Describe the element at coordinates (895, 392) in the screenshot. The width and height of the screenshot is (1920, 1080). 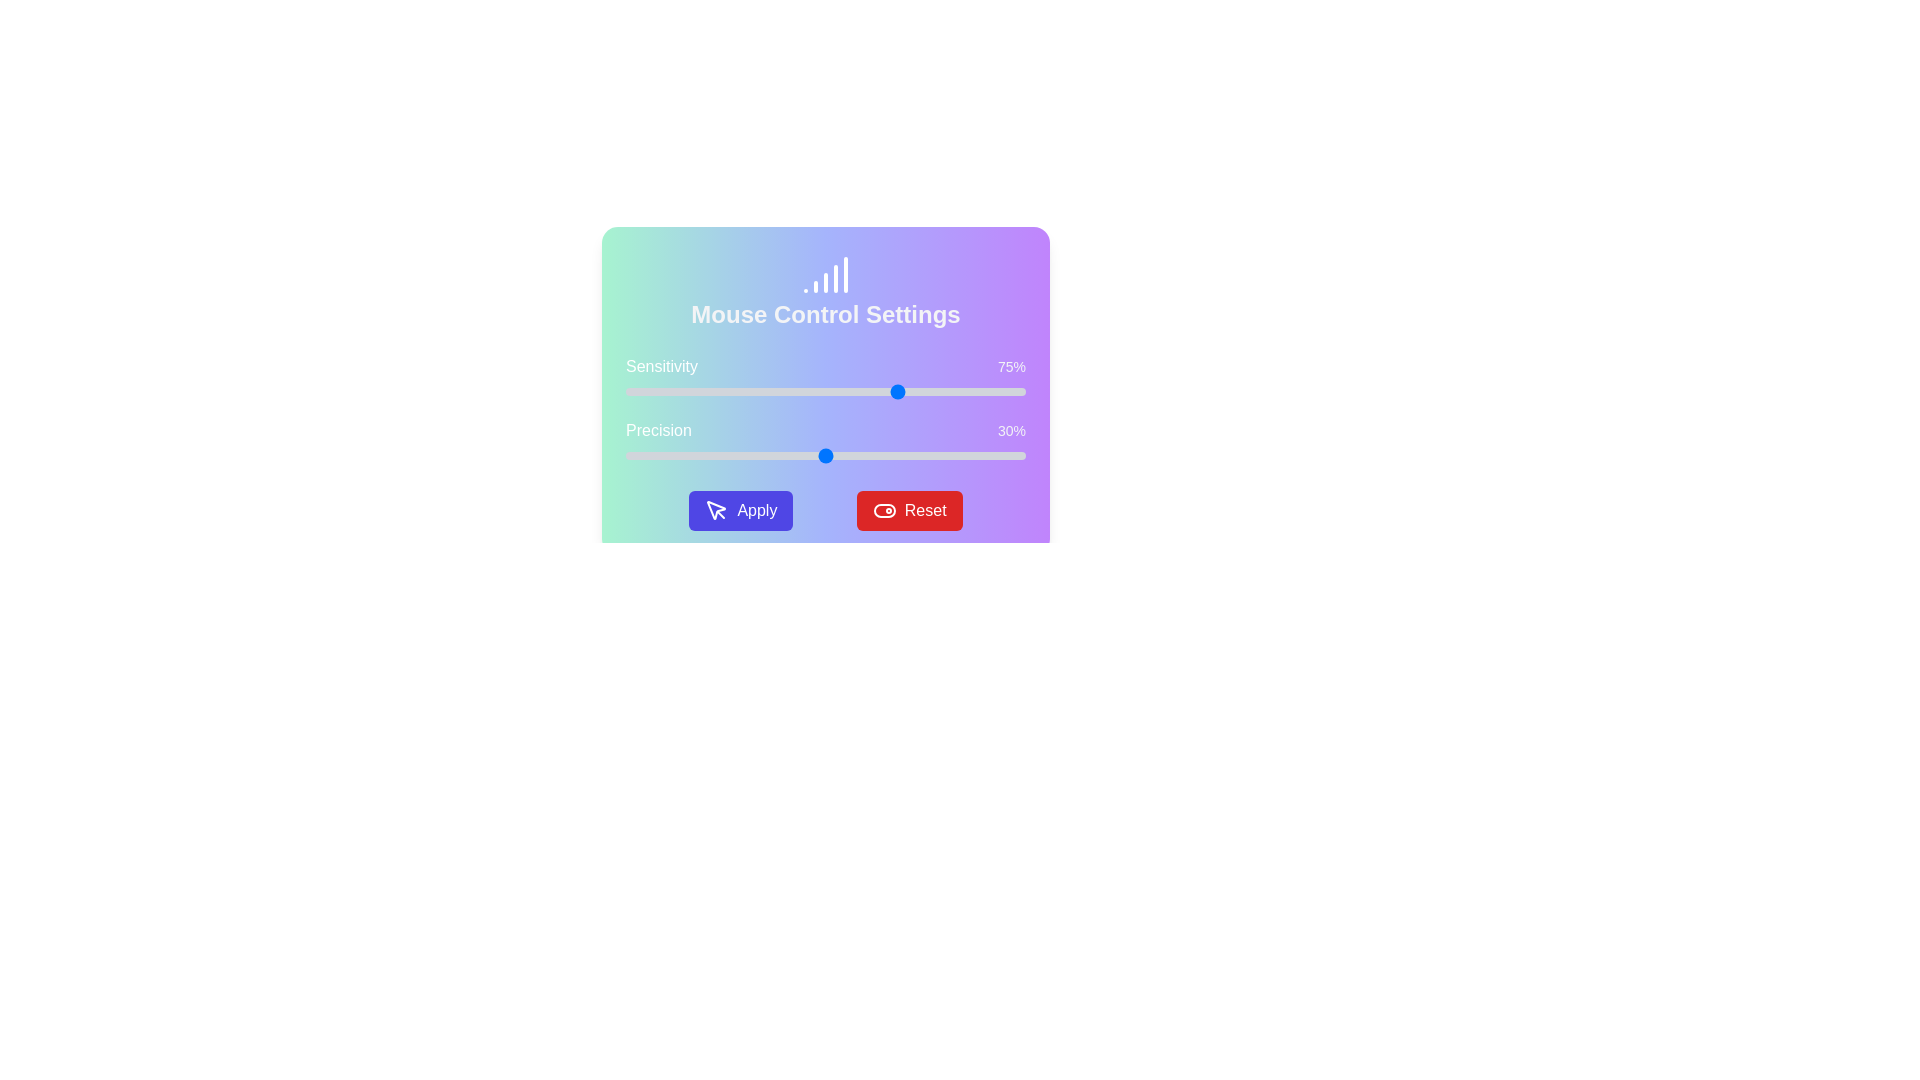
I see `the sensitivity` at that location.